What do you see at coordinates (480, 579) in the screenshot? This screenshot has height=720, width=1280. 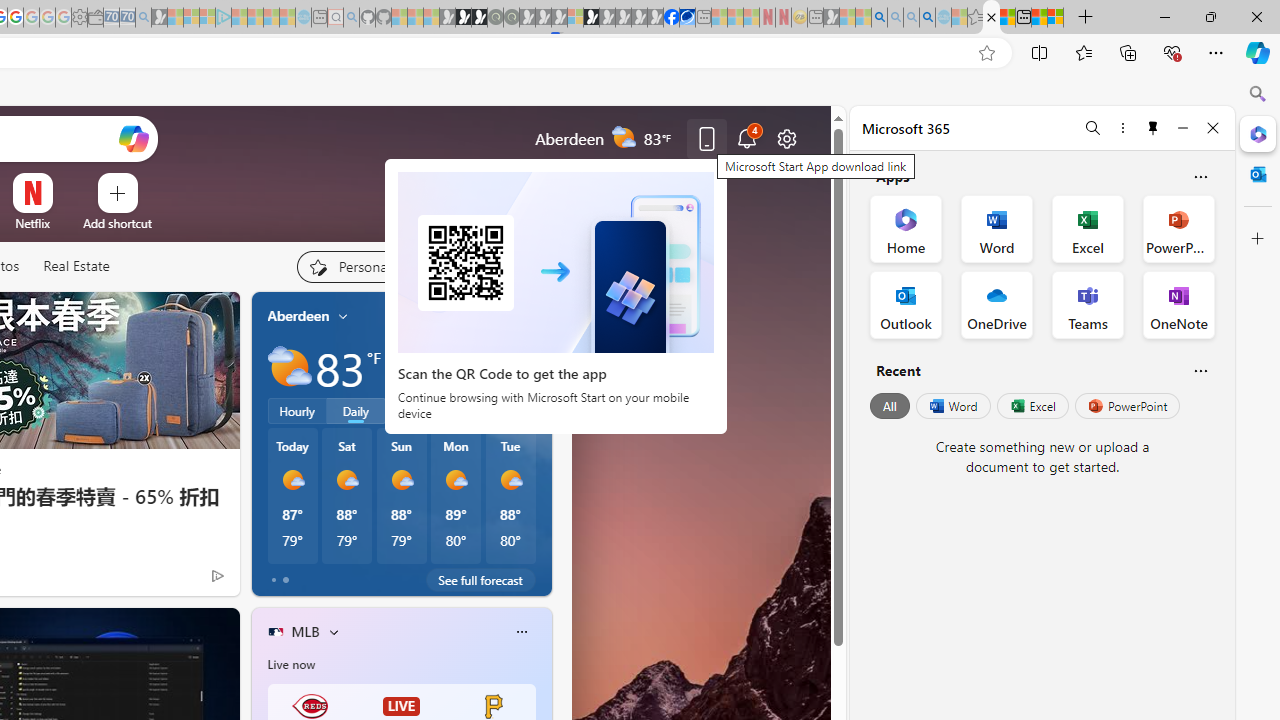 I see `'See full forecast'` at bounding box center [480, 579].